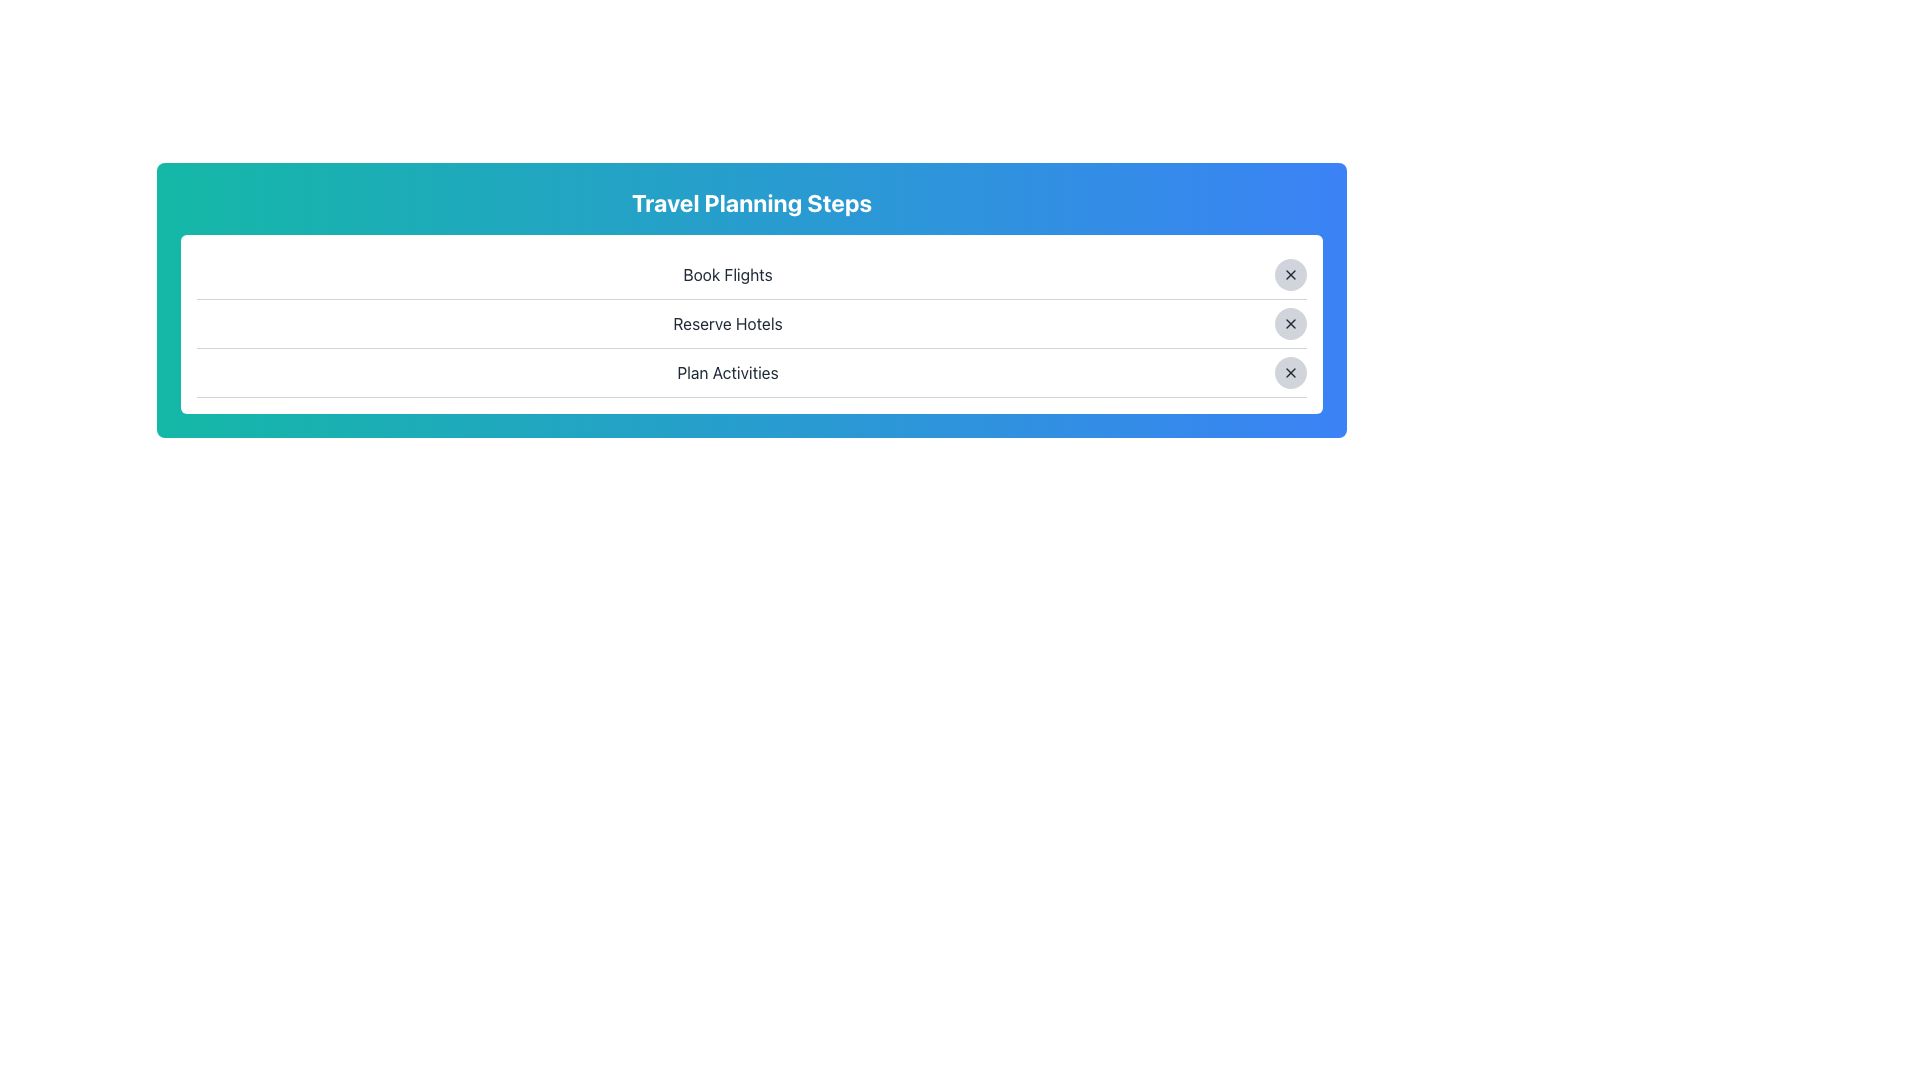  Describe the element at coordinates (727, 274) in the screenshot. I see `text label indicating the first task in the 'Travel Planning Steps' list for booking flights` at that location.